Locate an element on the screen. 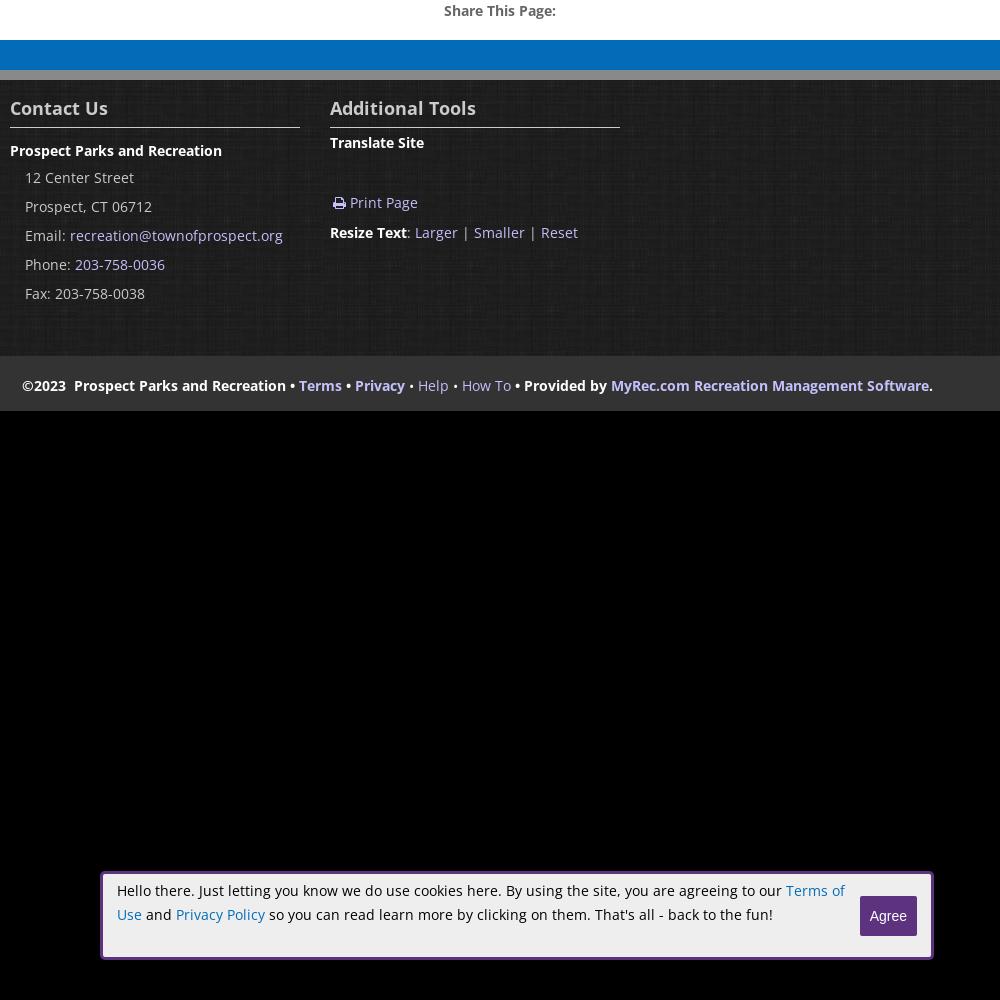  '203-758-0036' is located at coordinates (74, 263).